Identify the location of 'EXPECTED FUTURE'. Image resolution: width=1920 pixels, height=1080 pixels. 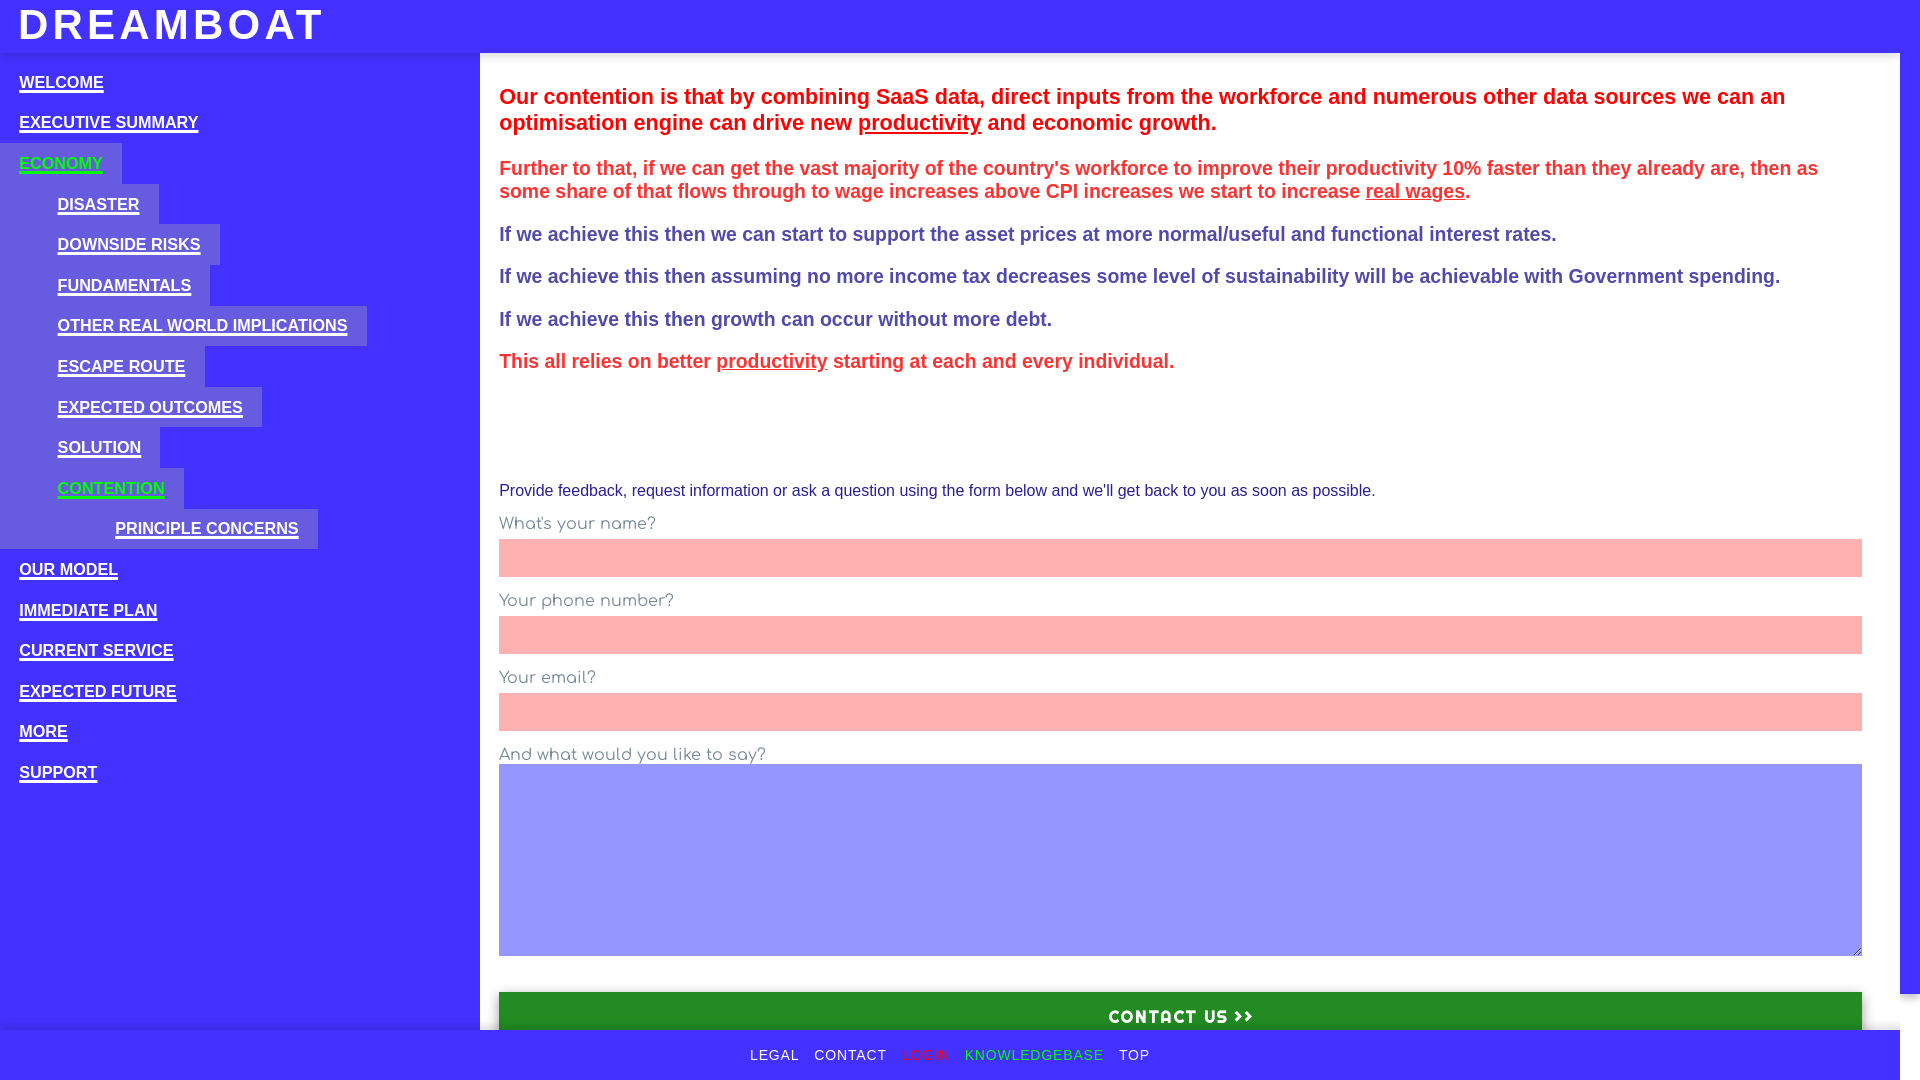
(96, 690).